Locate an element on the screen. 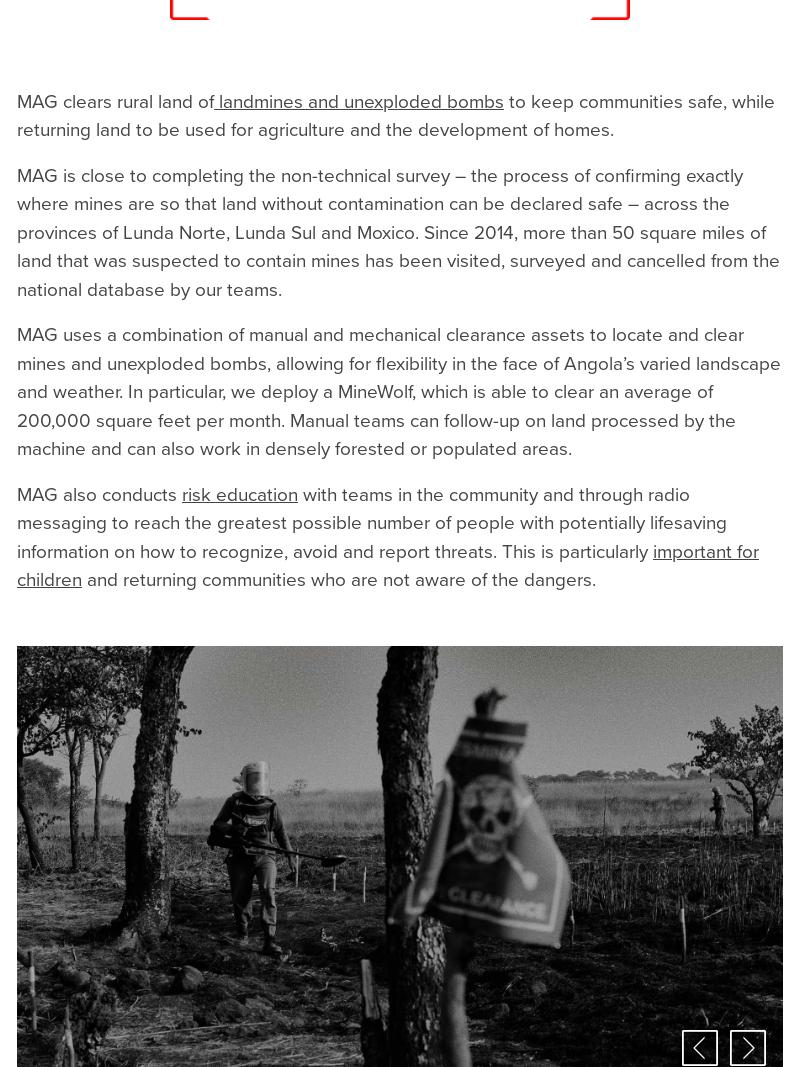  'MAG is close to completing the non-technical survey – the process of confirming exactly where mines are so that land without contamination can be declared safe – across the provinces of Lunda Norte, Lunda Sul and Moxico. Since 2014, more than 50 square miles of land that was suspected to contain mines has been visited, surveyed and cancelled from the national database by our teams.' is located at coordinates (17, 231).